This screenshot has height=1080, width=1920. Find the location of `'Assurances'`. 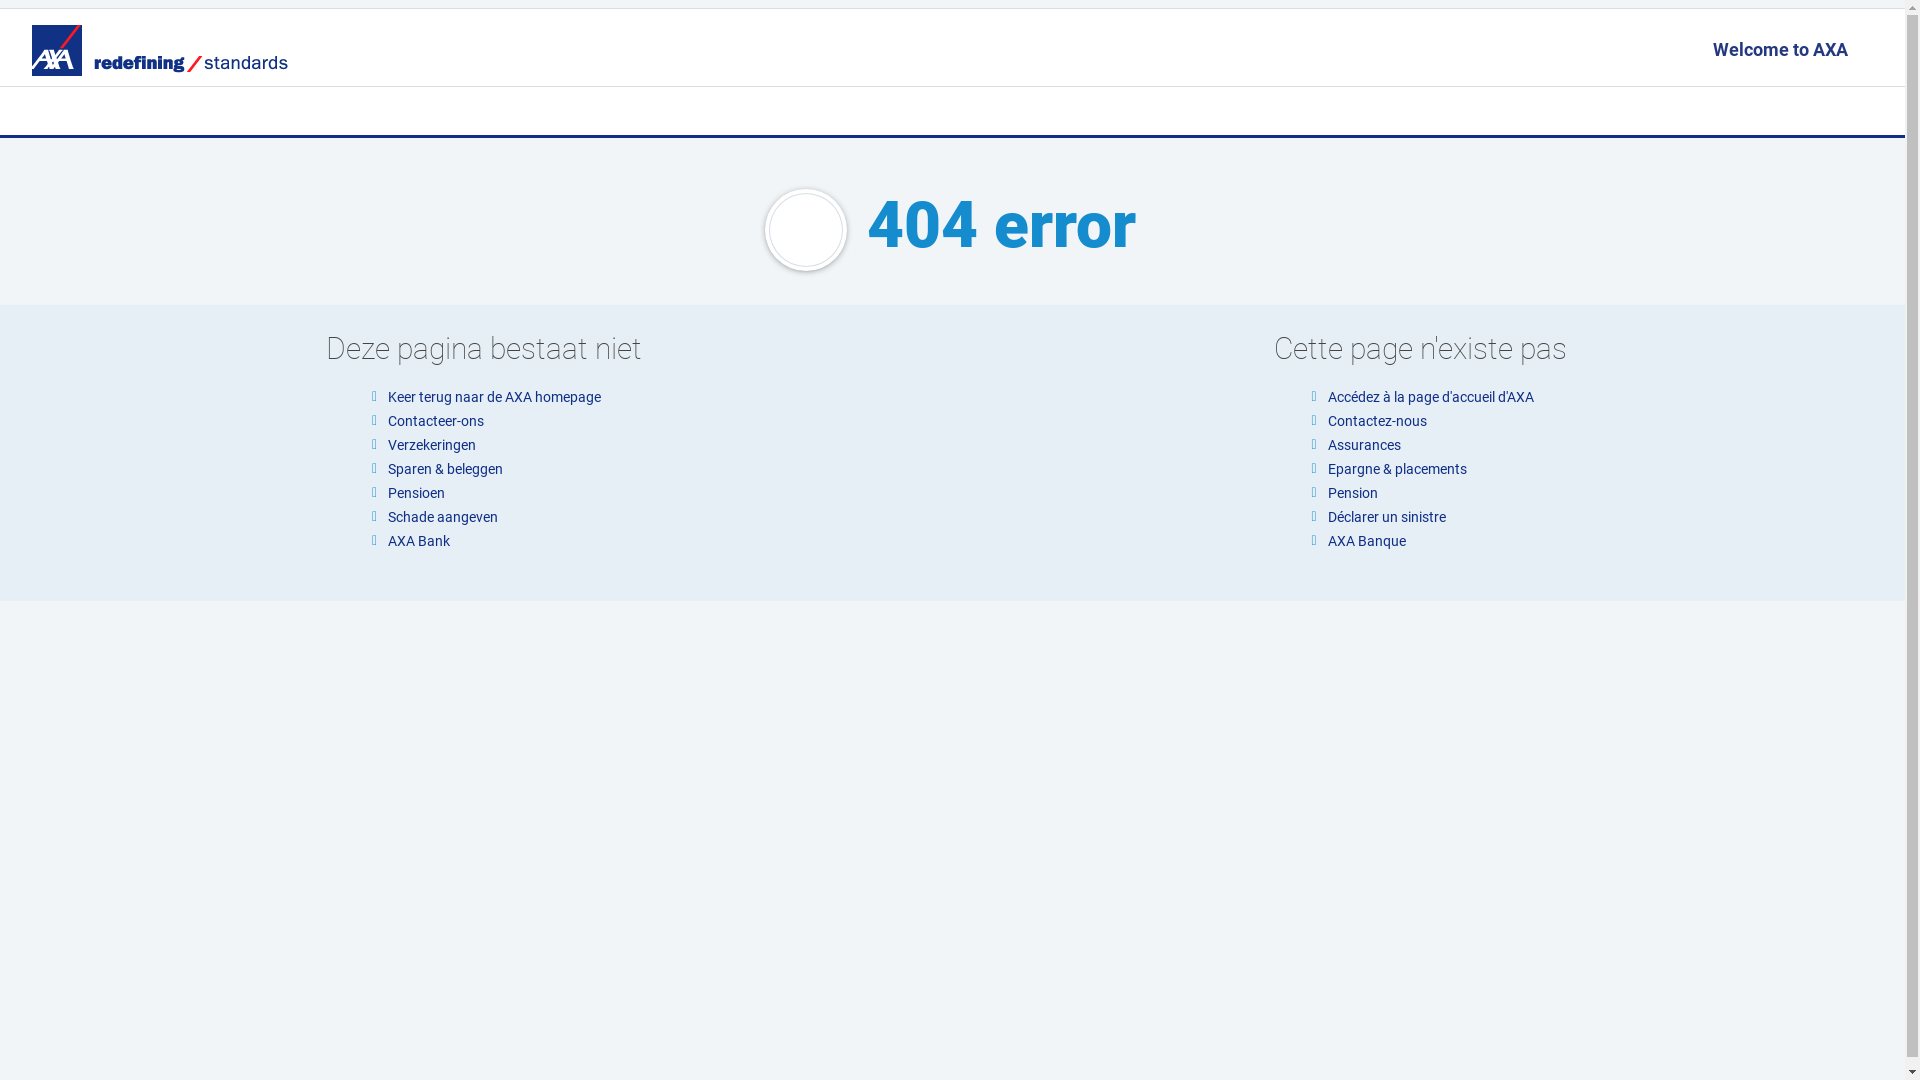

'Assurances' is located at coordinates (1363, 443).